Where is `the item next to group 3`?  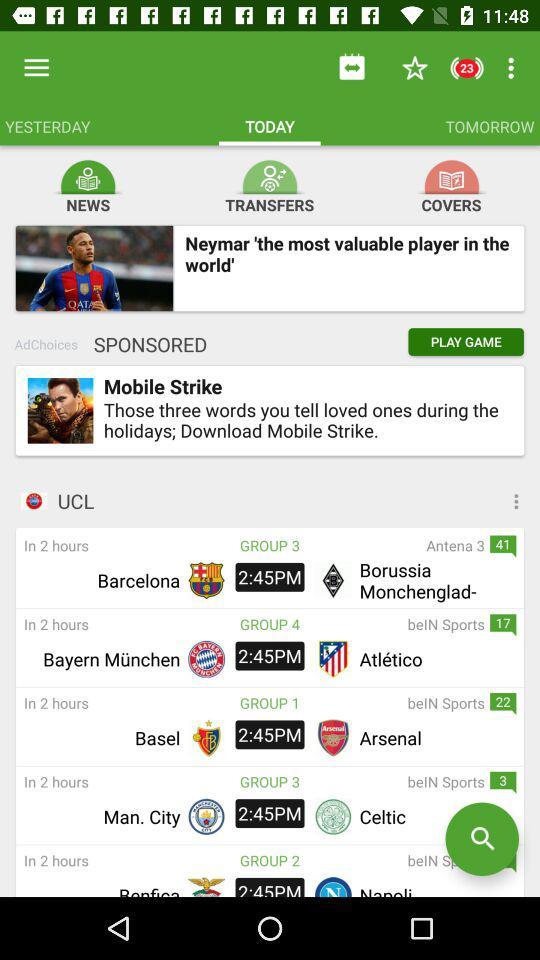 the item next to group 3 is located at coordinates (392, 545).